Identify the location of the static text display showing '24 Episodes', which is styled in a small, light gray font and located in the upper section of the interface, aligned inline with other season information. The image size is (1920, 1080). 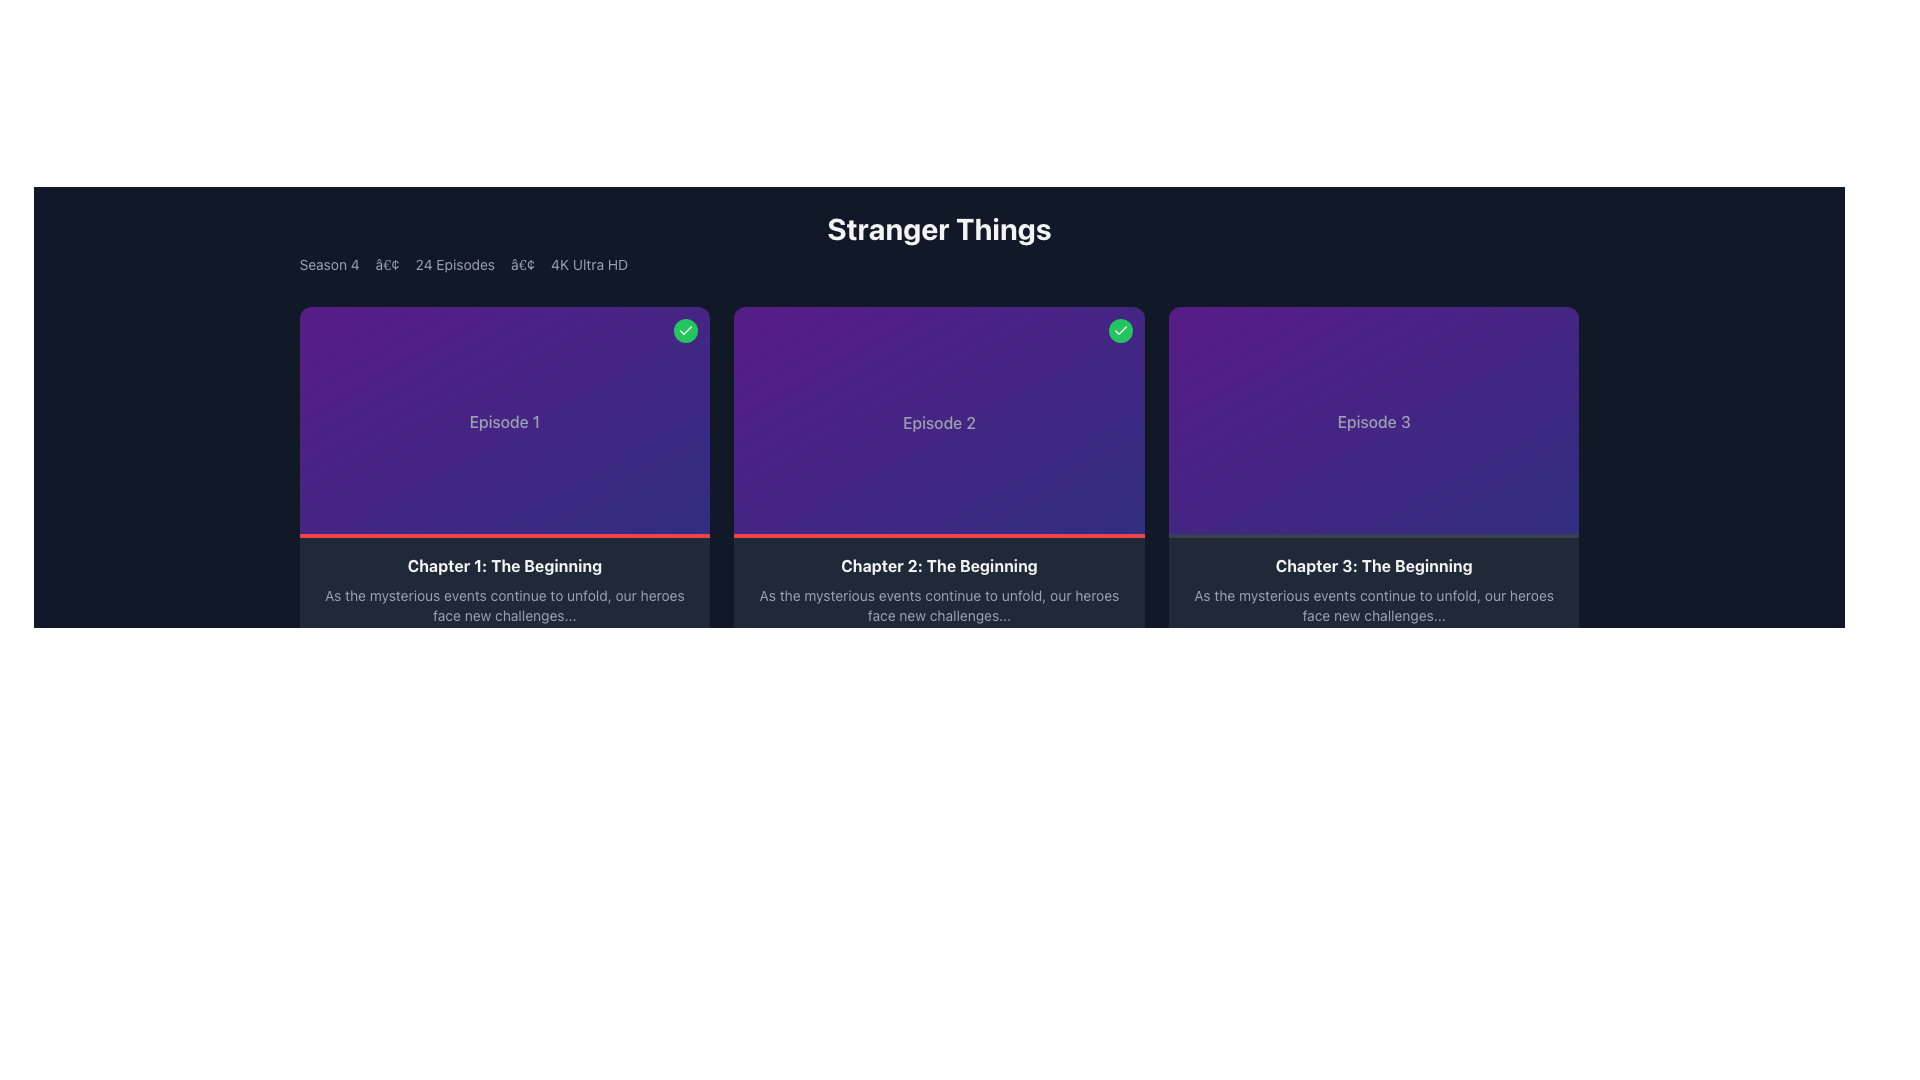
(454, 264).